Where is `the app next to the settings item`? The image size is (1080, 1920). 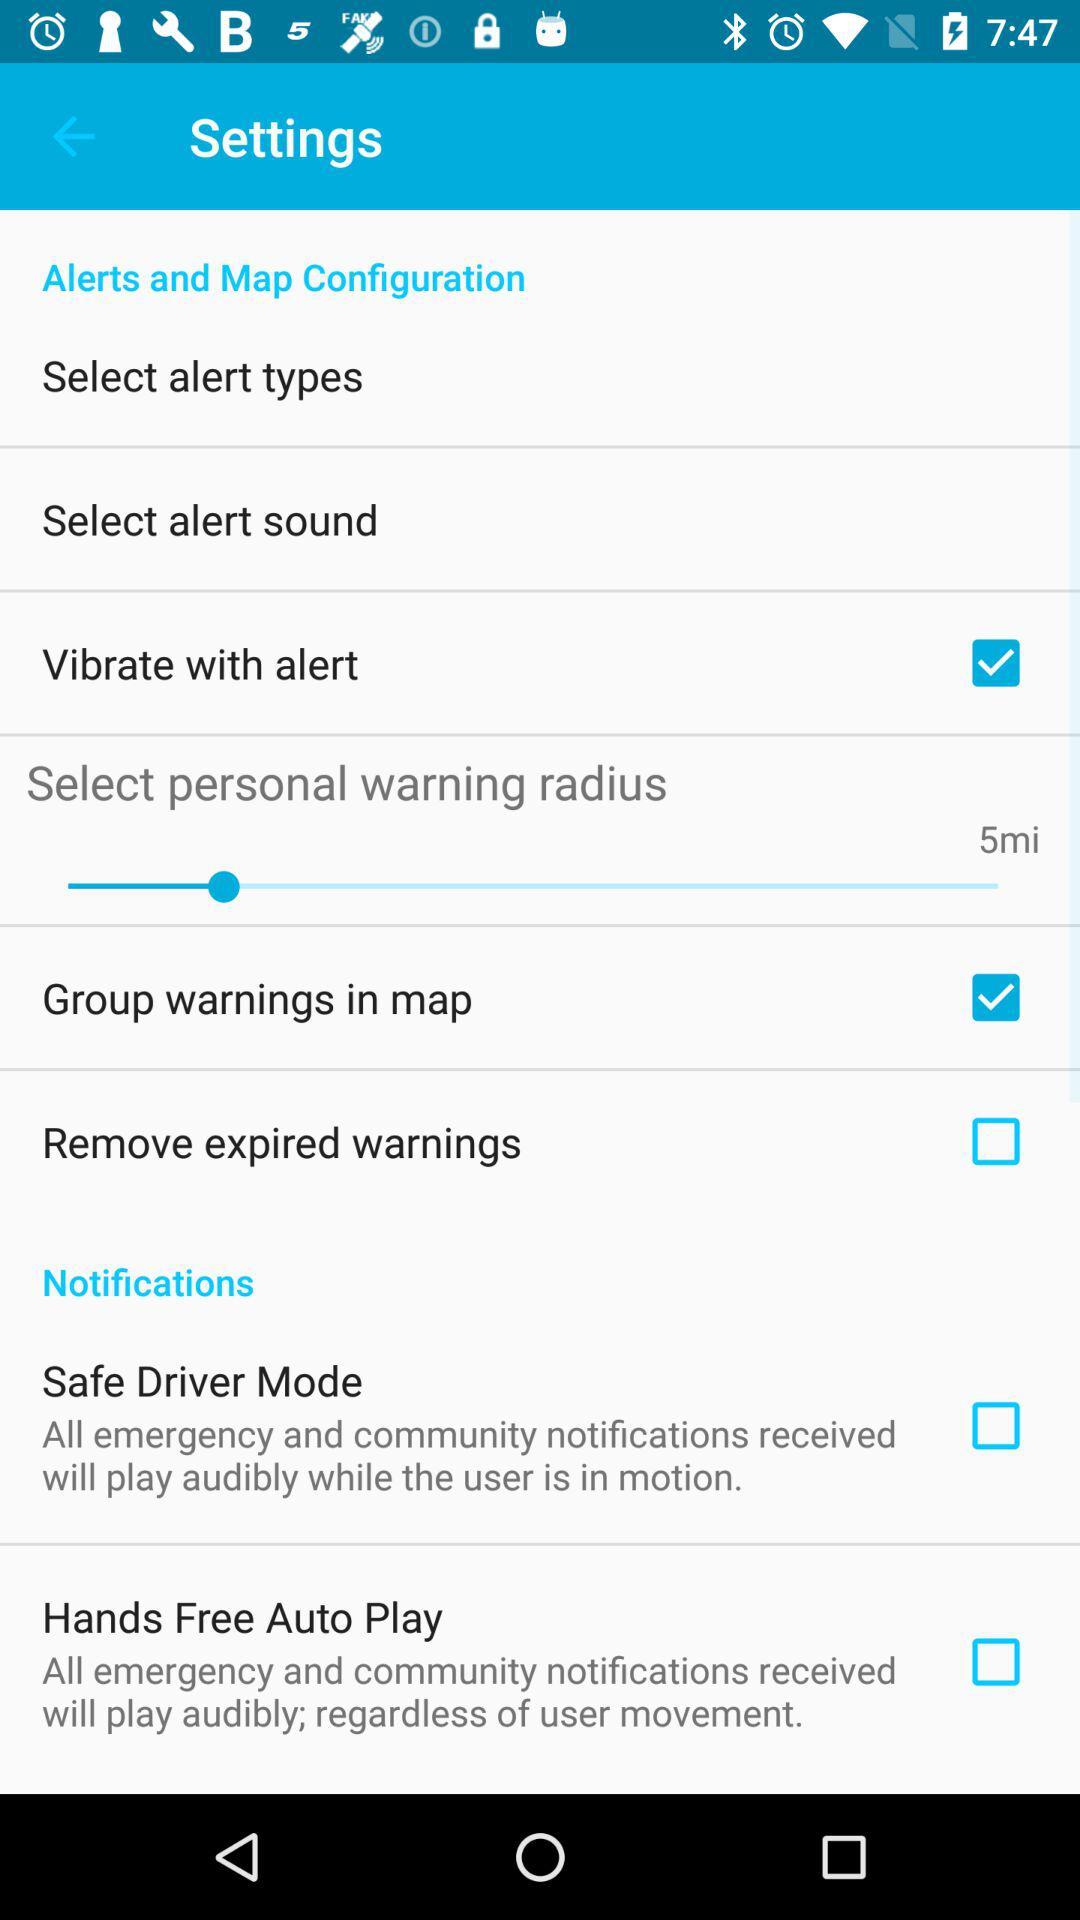 the app next to the settings item is located at coordinates (72, 135).